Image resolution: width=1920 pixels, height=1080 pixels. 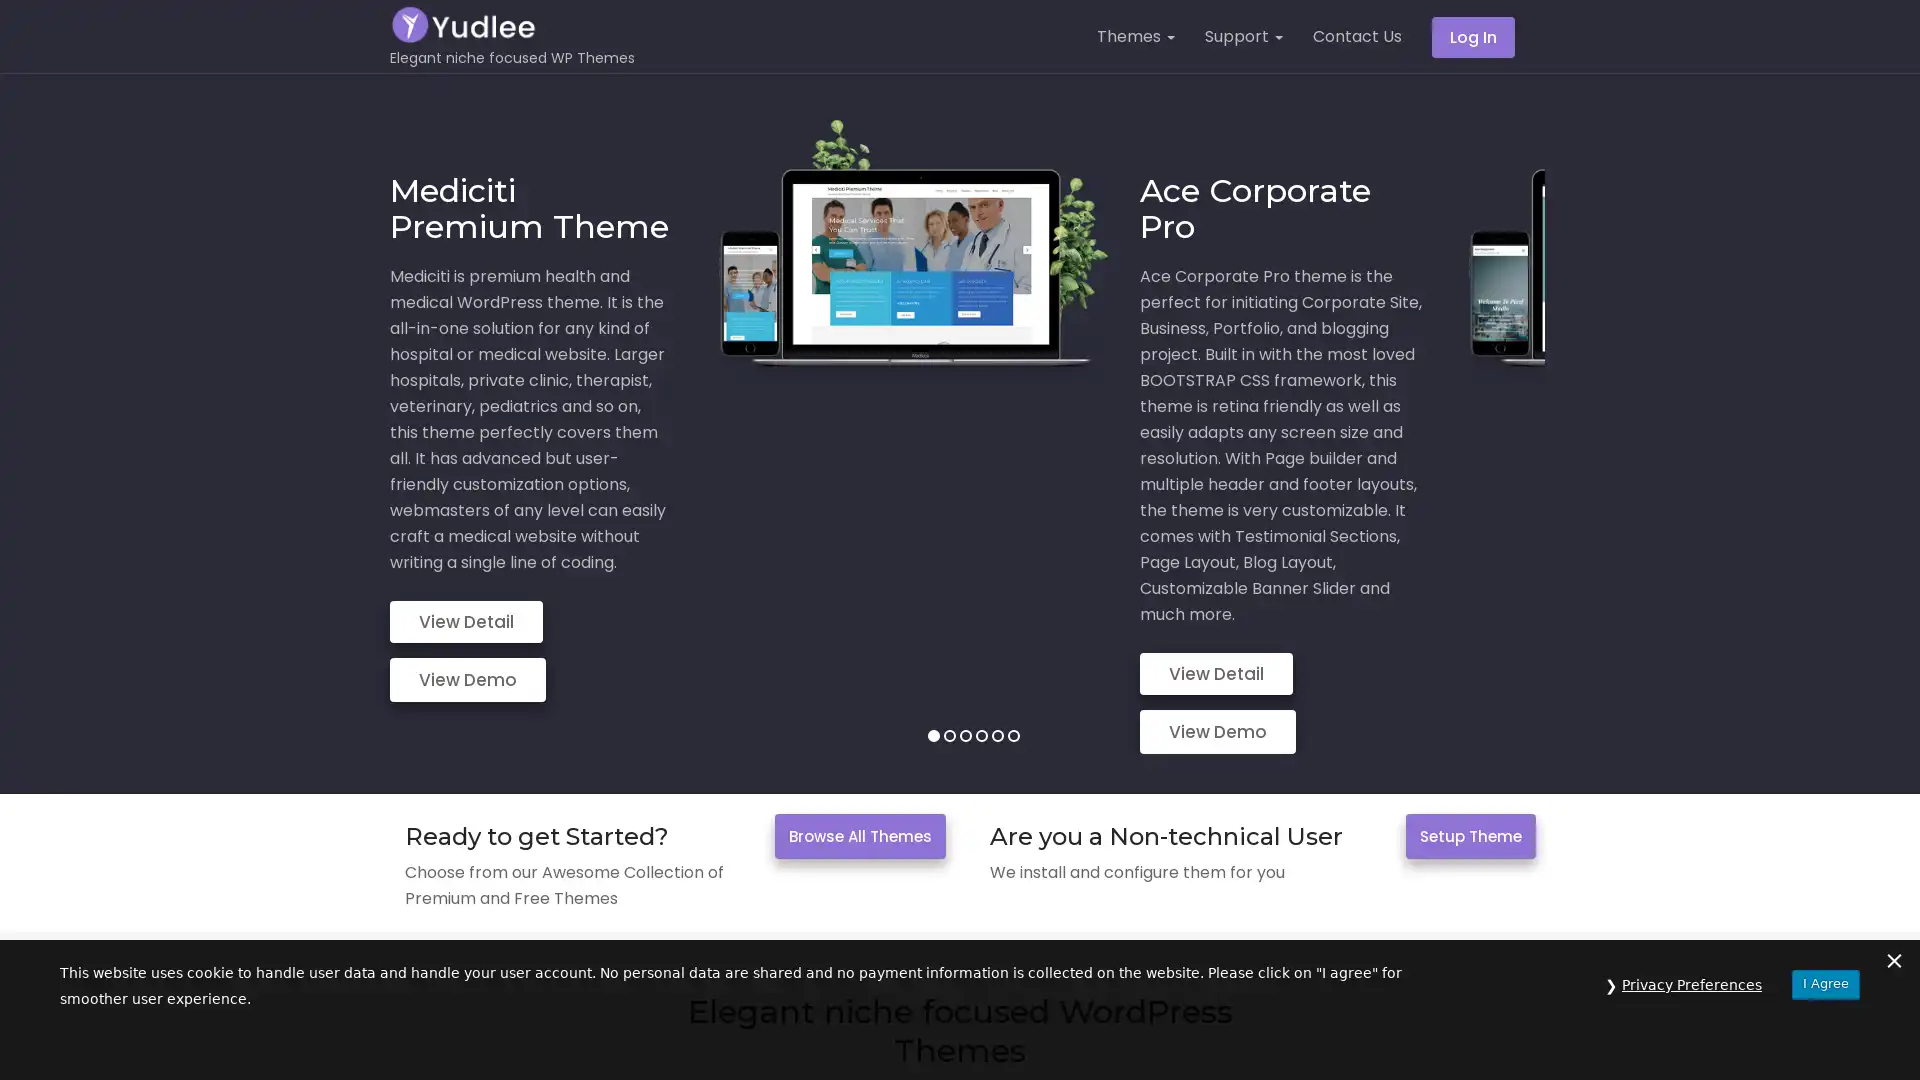 What do you see at coordinates (948, 595) in the screenshot?
I see `2` at bounding box center [948, 595].